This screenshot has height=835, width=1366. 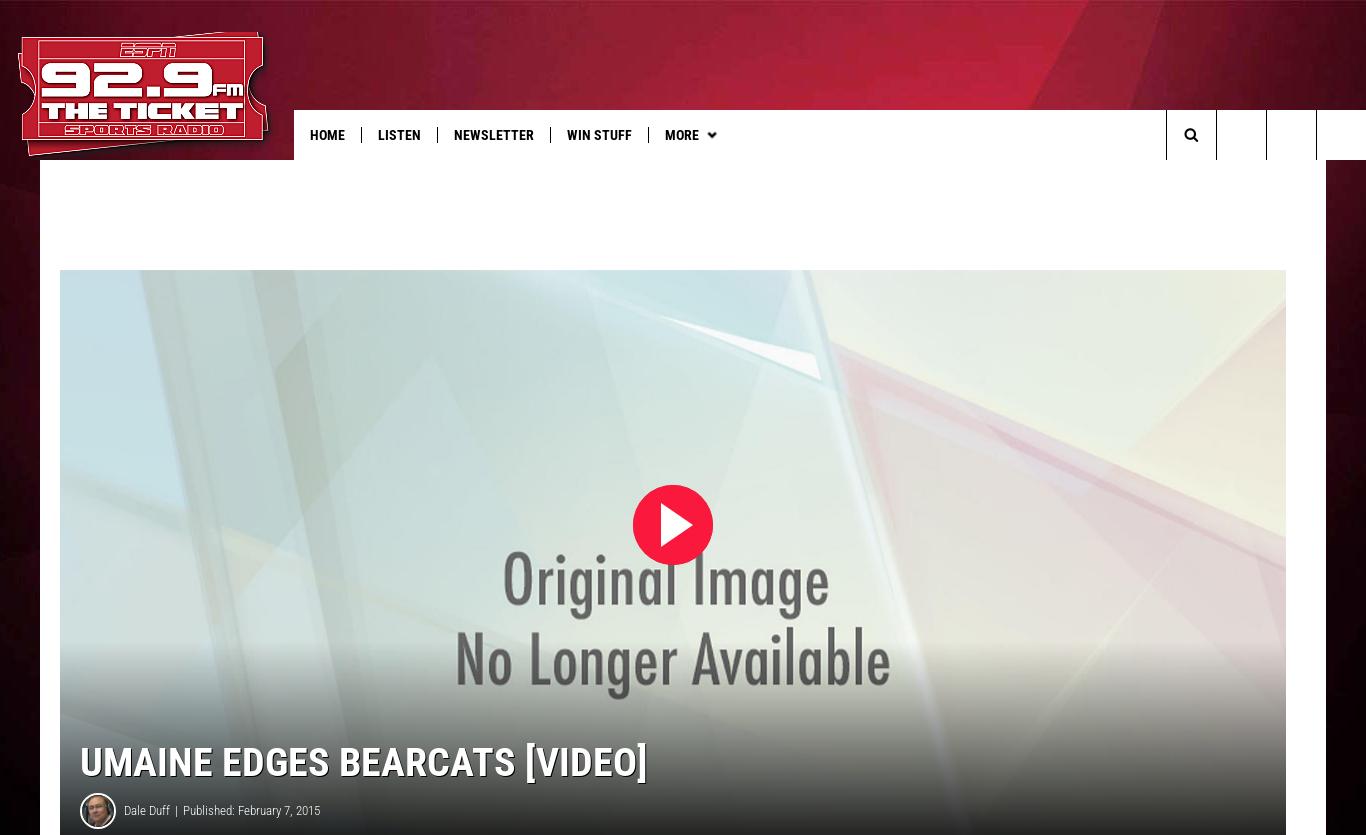 I want to click on 'Celtics', so click(x=954, y=176).